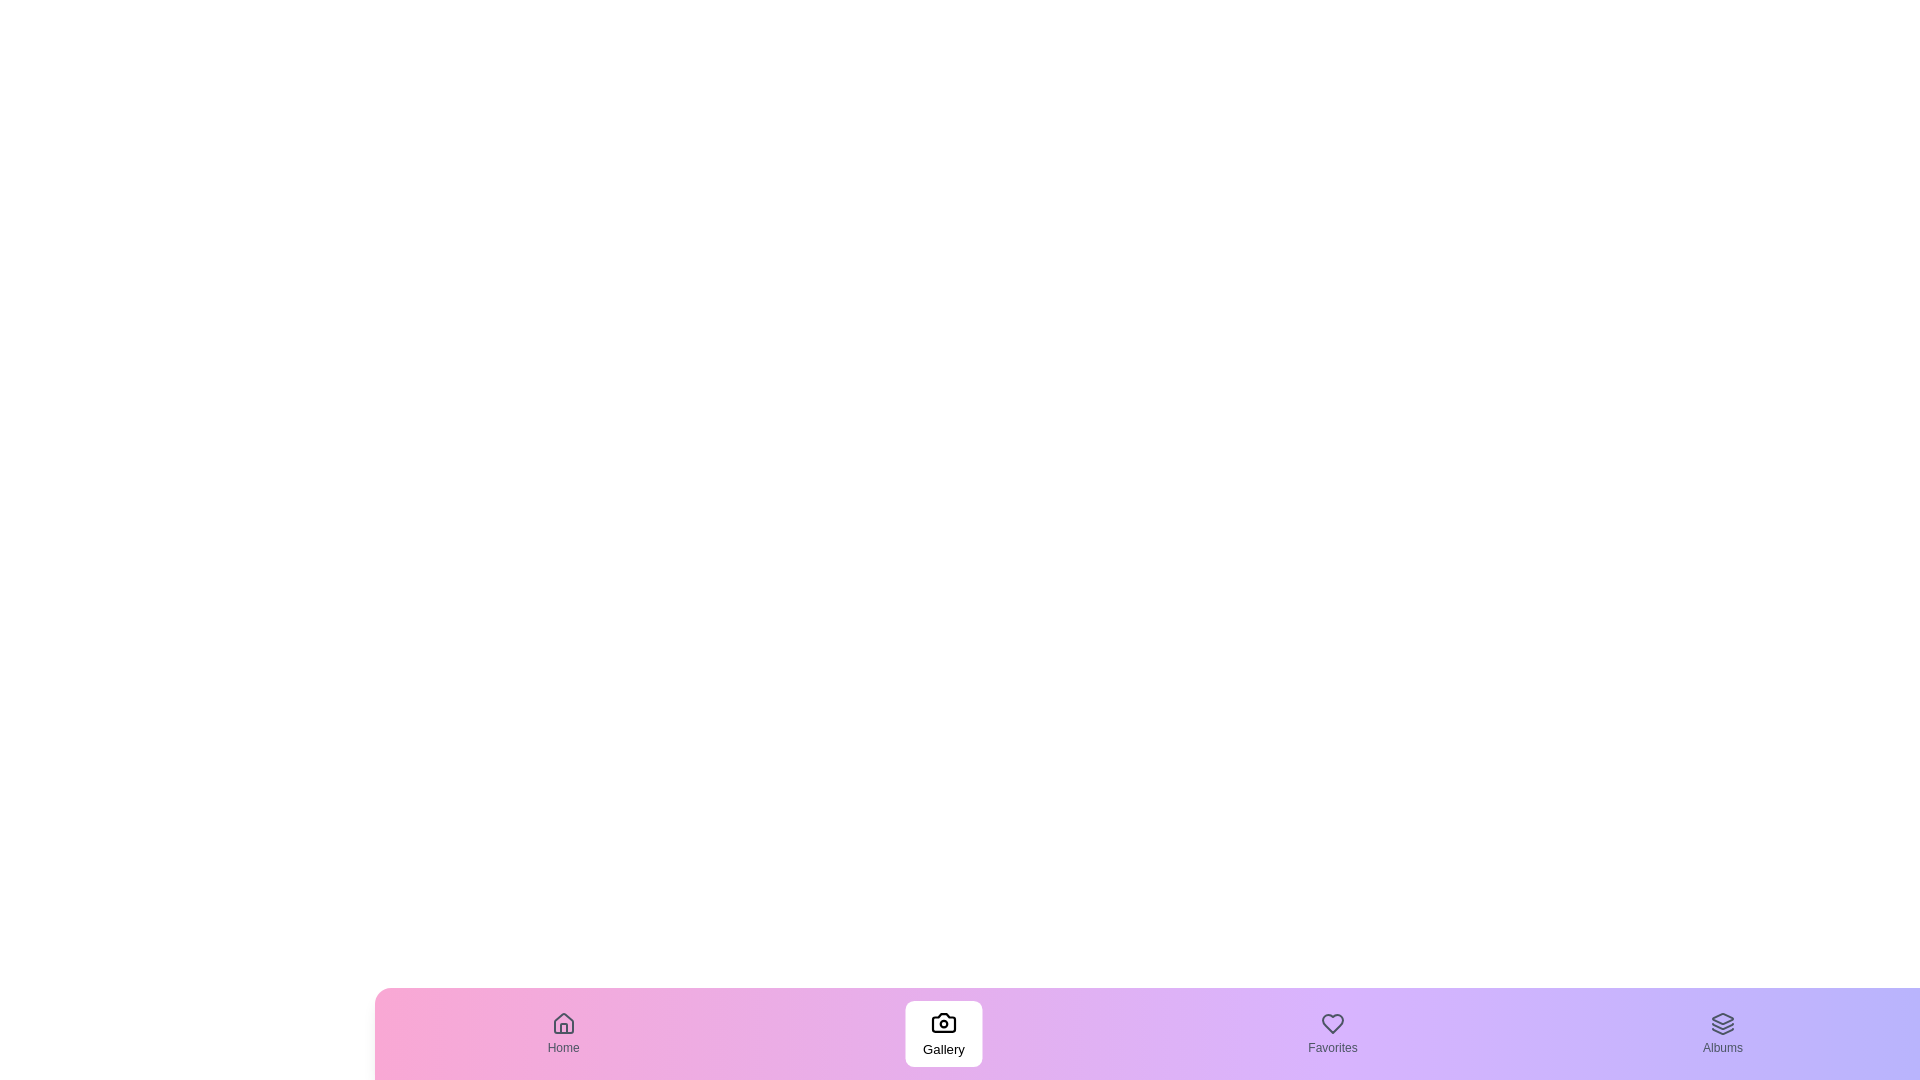  I want to click on the tab labeled Albums to observe its hover effect, so click(1722, 1033).